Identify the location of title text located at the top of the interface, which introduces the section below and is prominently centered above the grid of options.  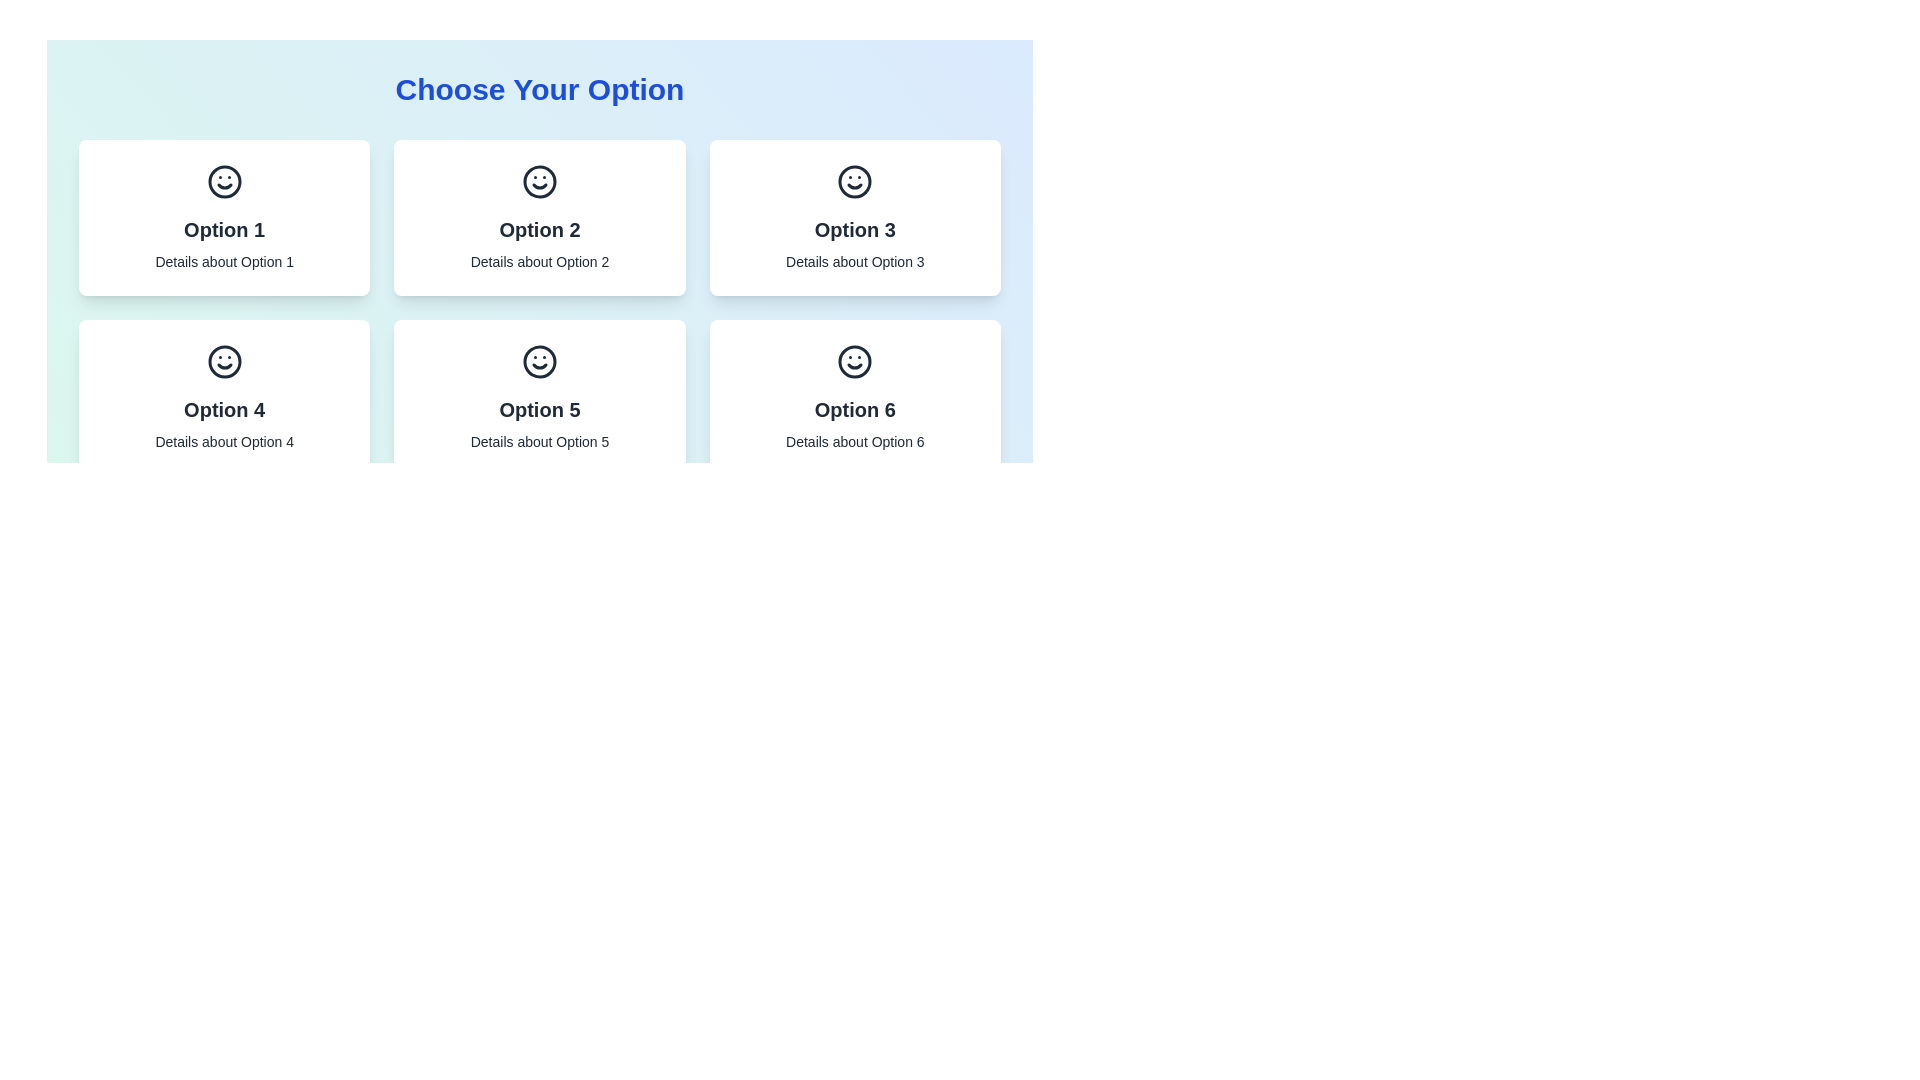
(539, 88).